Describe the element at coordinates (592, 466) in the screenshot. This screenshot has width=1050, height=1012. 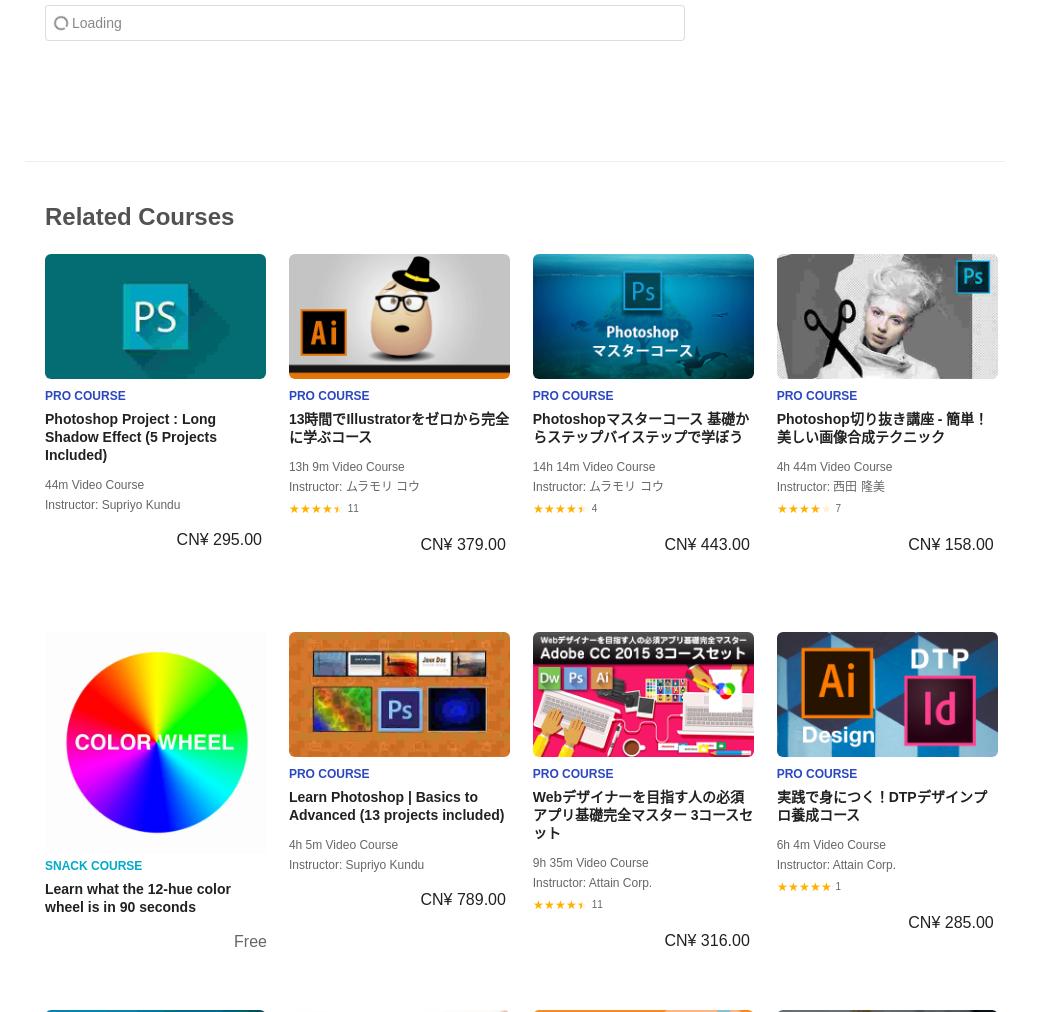
I see `'14h 14m Video Course'` at that location.